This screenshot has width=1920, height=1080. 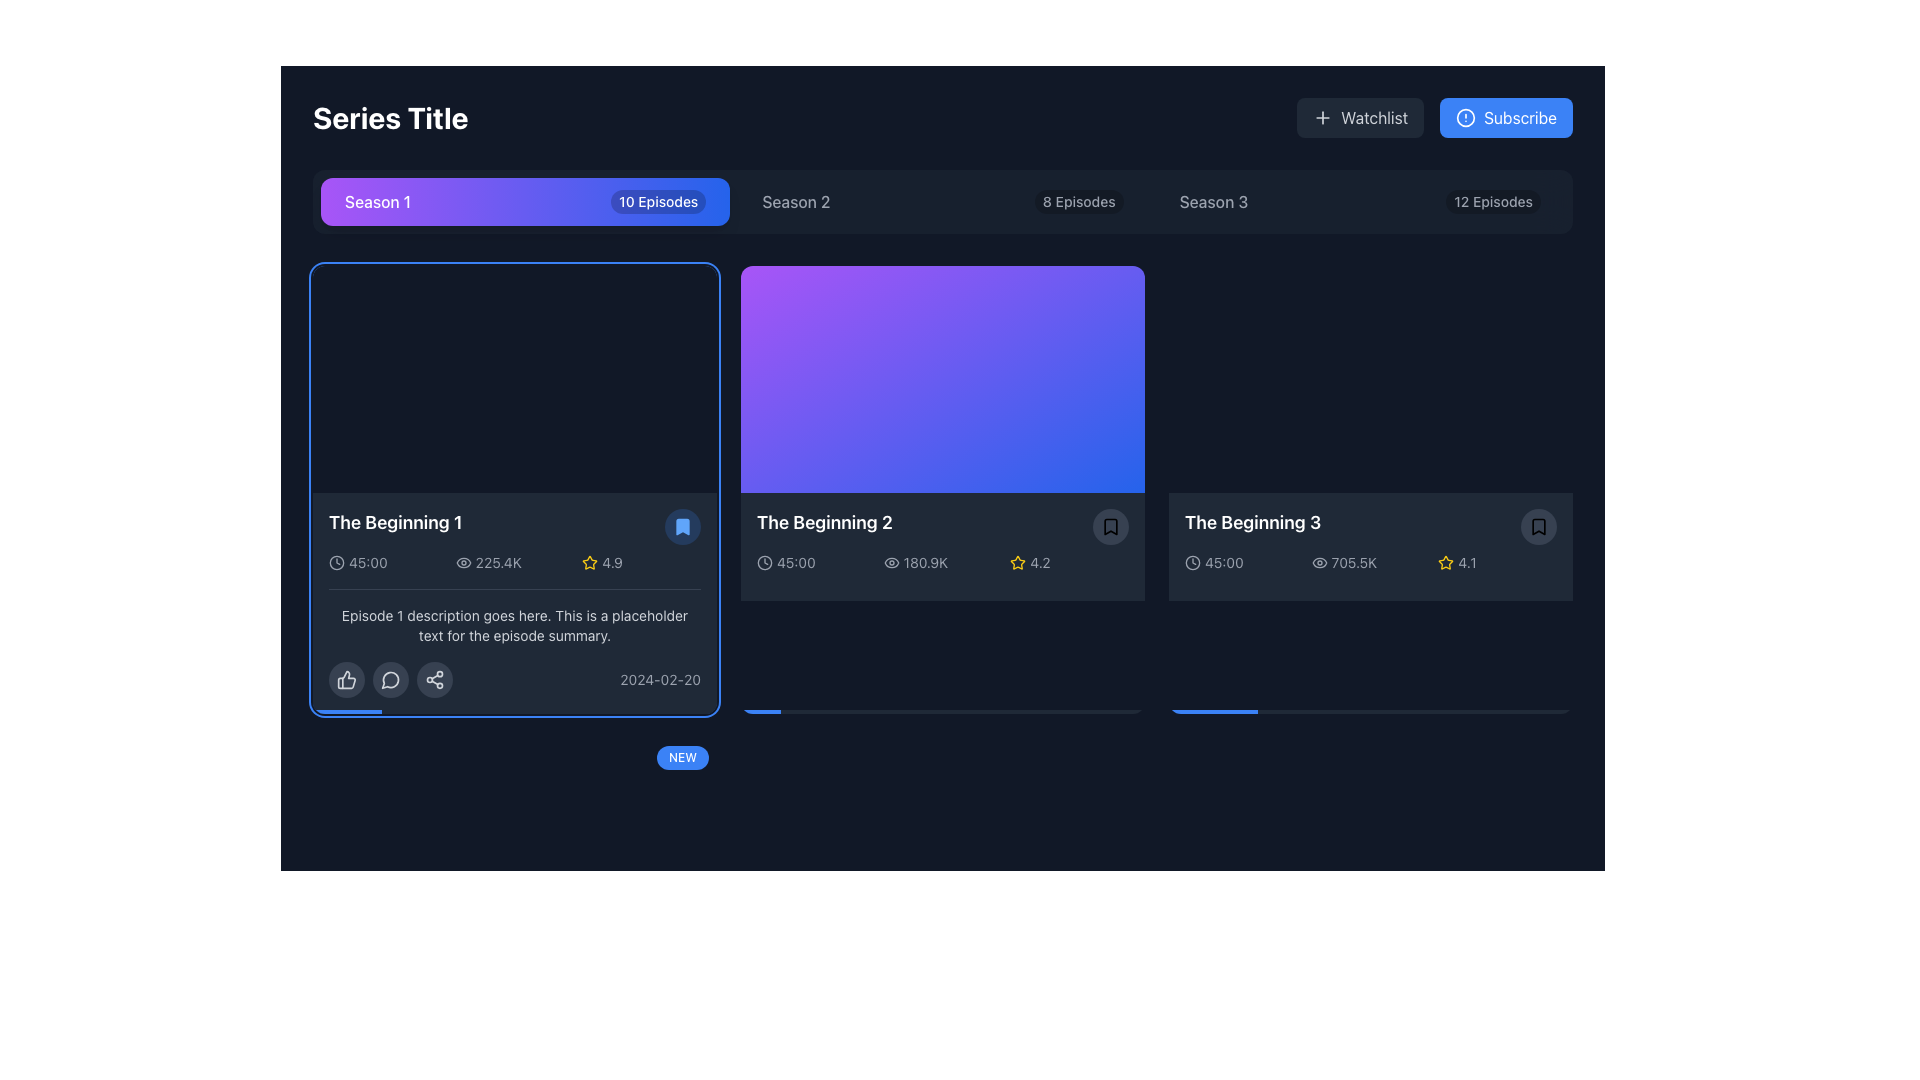 I want to click on the text label that serves as the title for the third episode card, which is located at the bottom-right corner of the visible card grid, so click(x=1252, y=522).